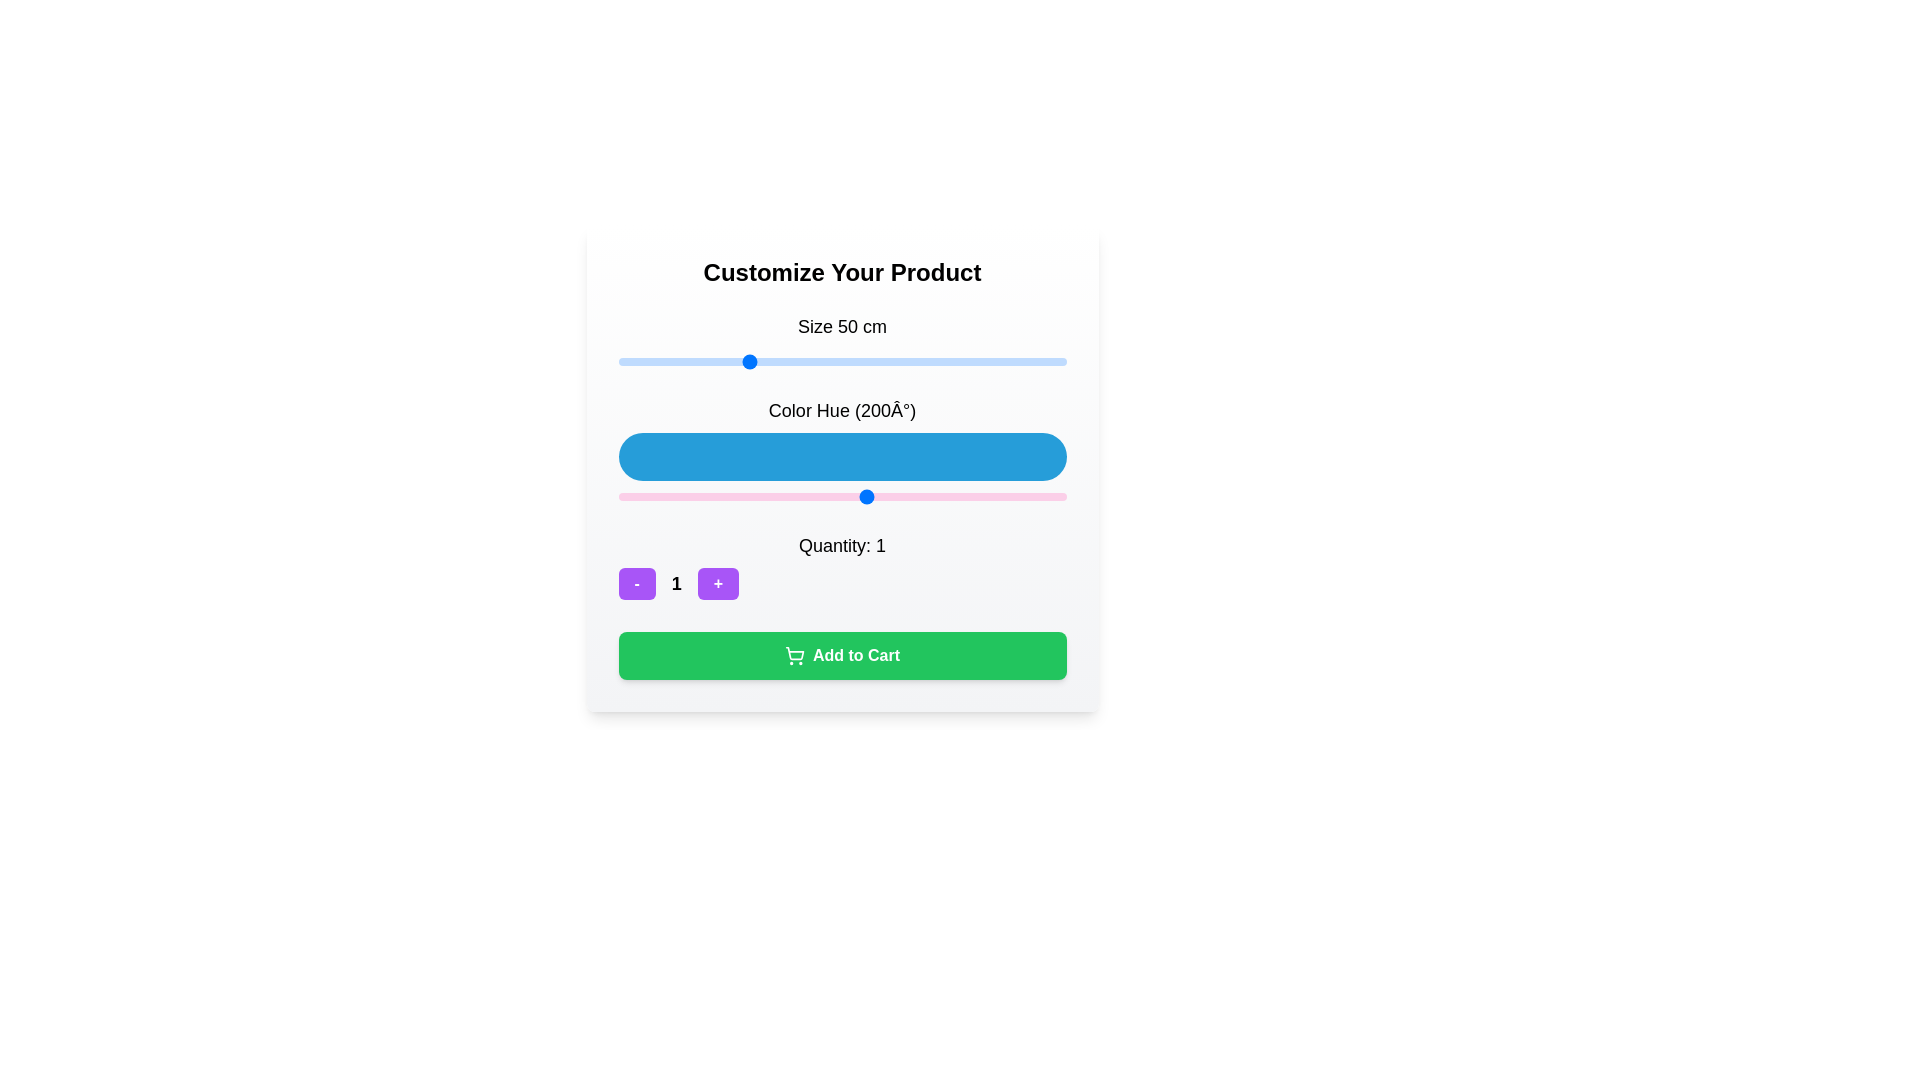 This screenshot has height=1080, width=1920. I want to click on the size, so click(937, 362).